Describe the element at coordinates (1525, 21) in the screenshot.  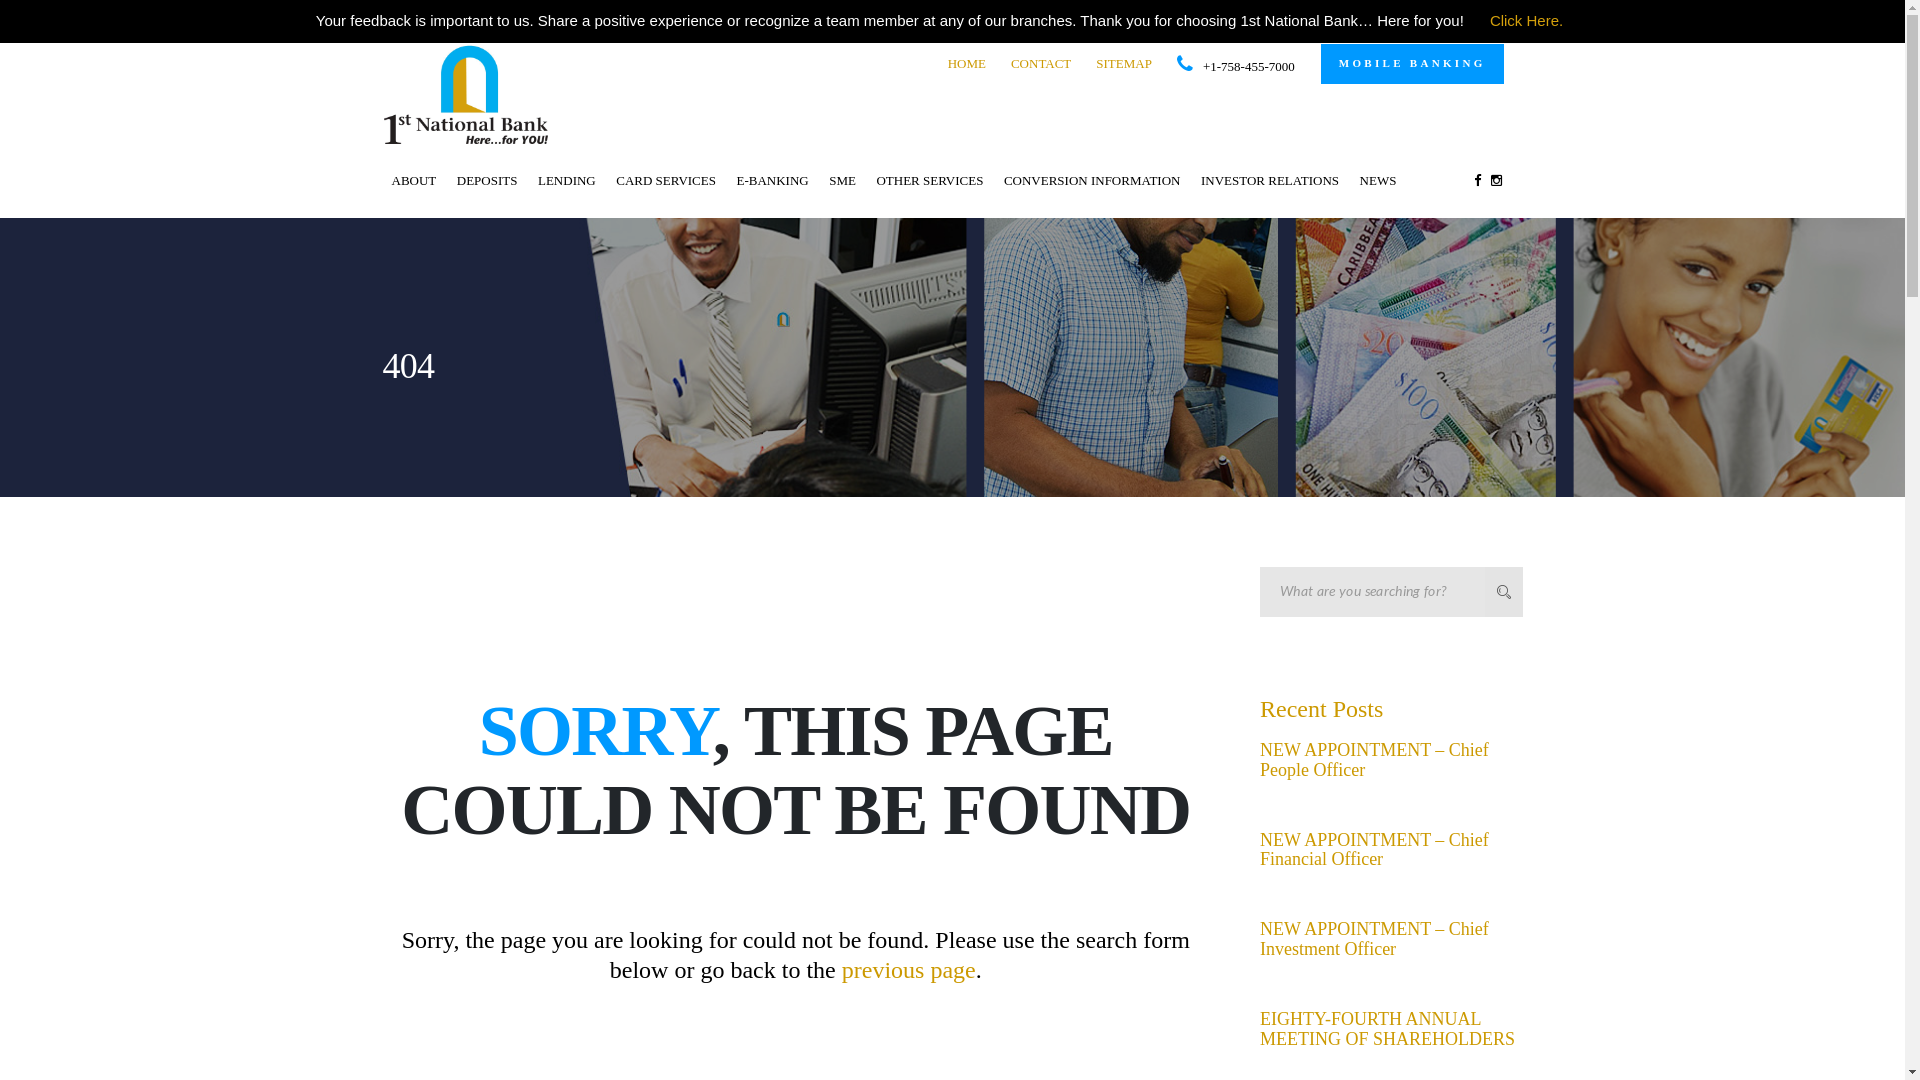
I see `'Click Here.'` at that location.